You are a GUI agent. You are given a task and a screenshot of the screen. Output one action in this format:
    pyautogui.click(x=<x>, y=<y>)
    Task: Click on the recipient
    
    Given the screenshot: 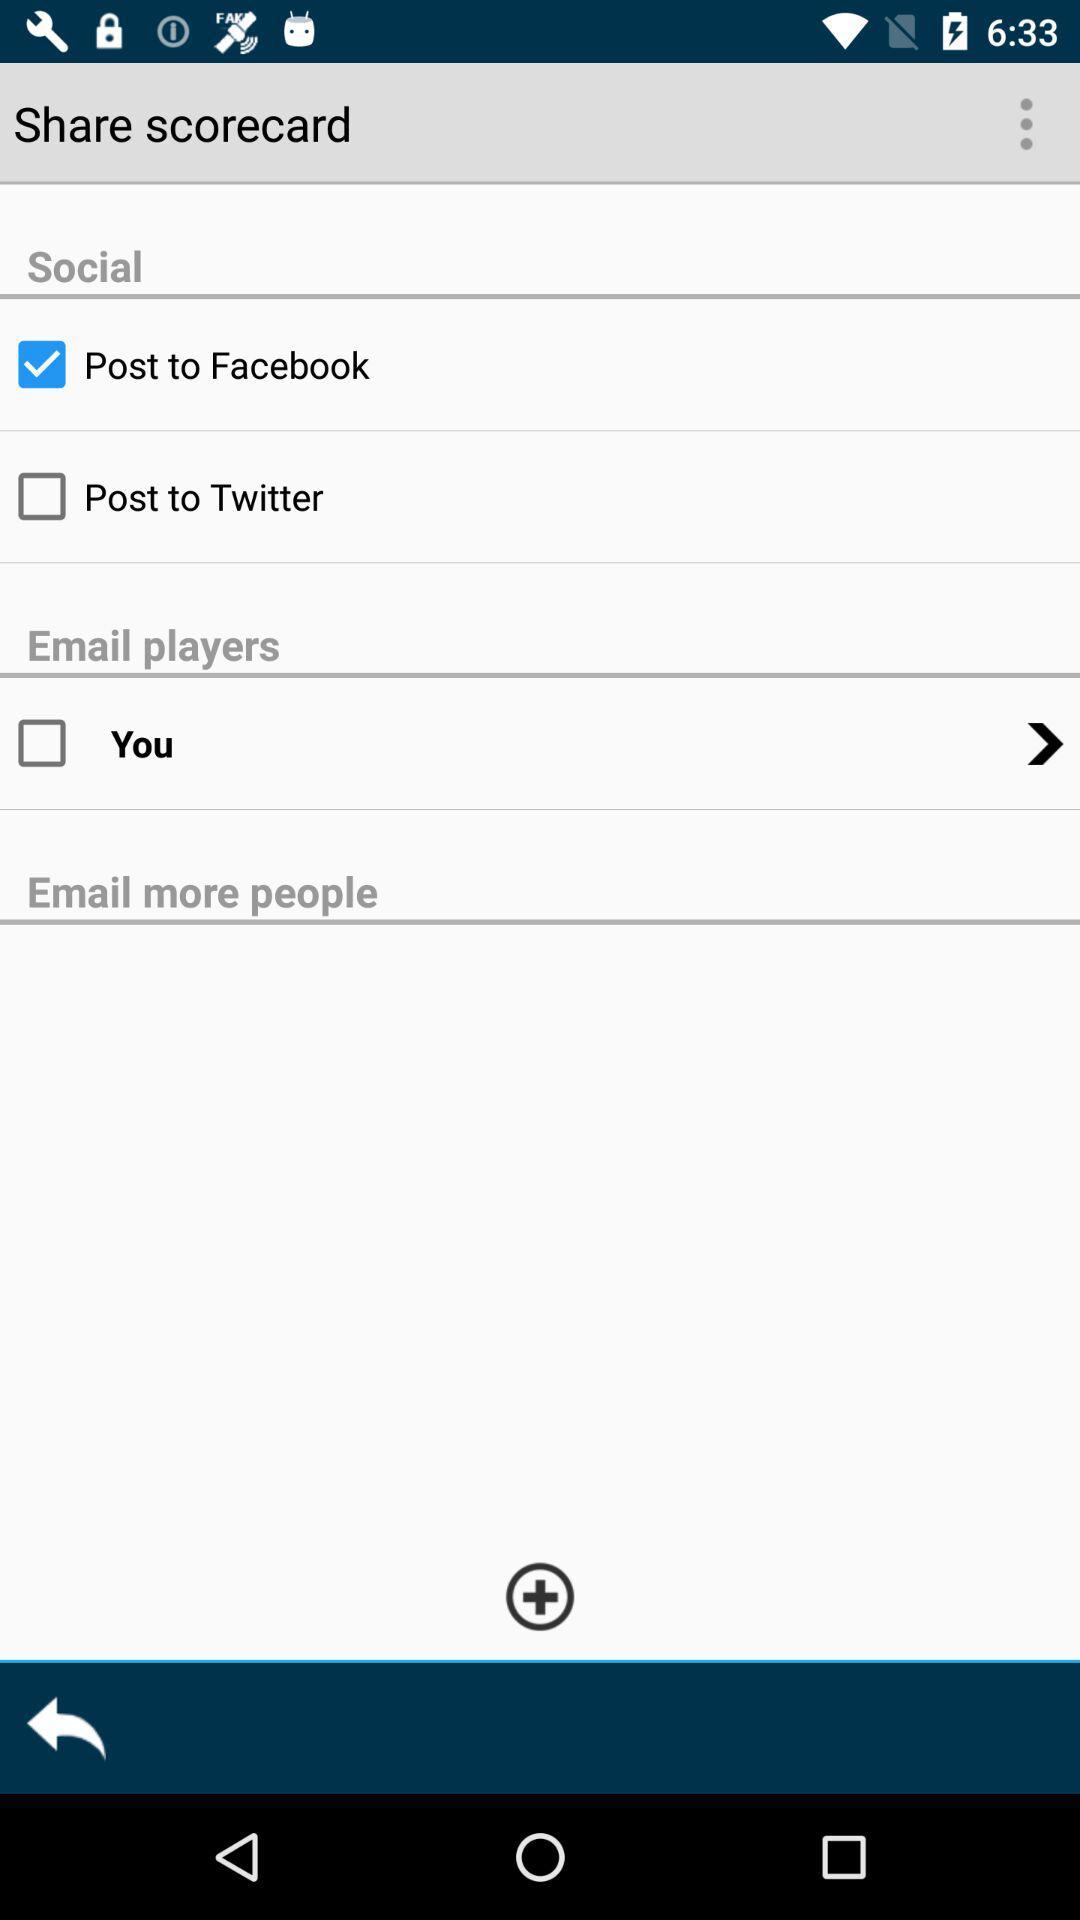 What is the action you would take?
    pyautogui.click(x=540, y=1595)
    